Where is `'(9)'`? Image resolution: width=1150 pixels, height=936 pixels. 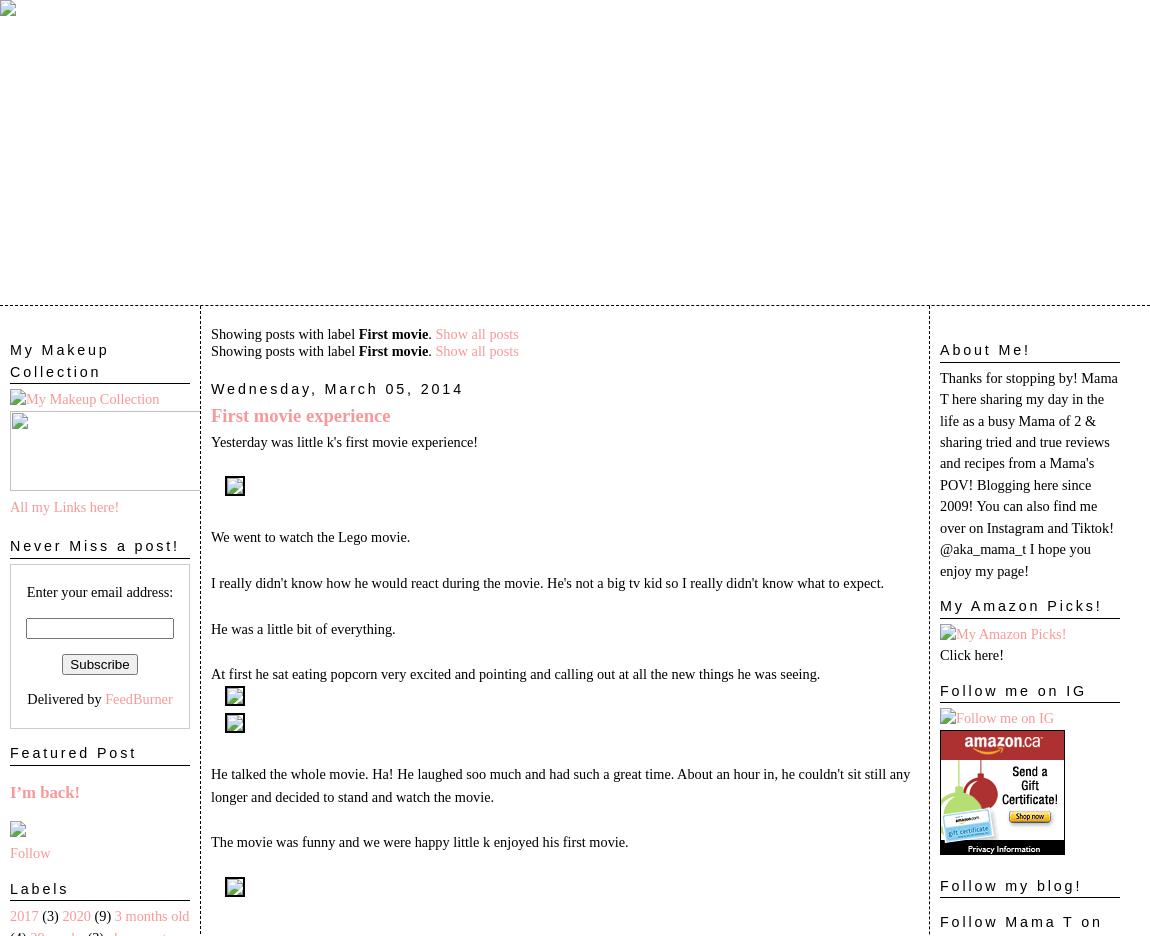
'(9)' is located at coordinates (101, 915).